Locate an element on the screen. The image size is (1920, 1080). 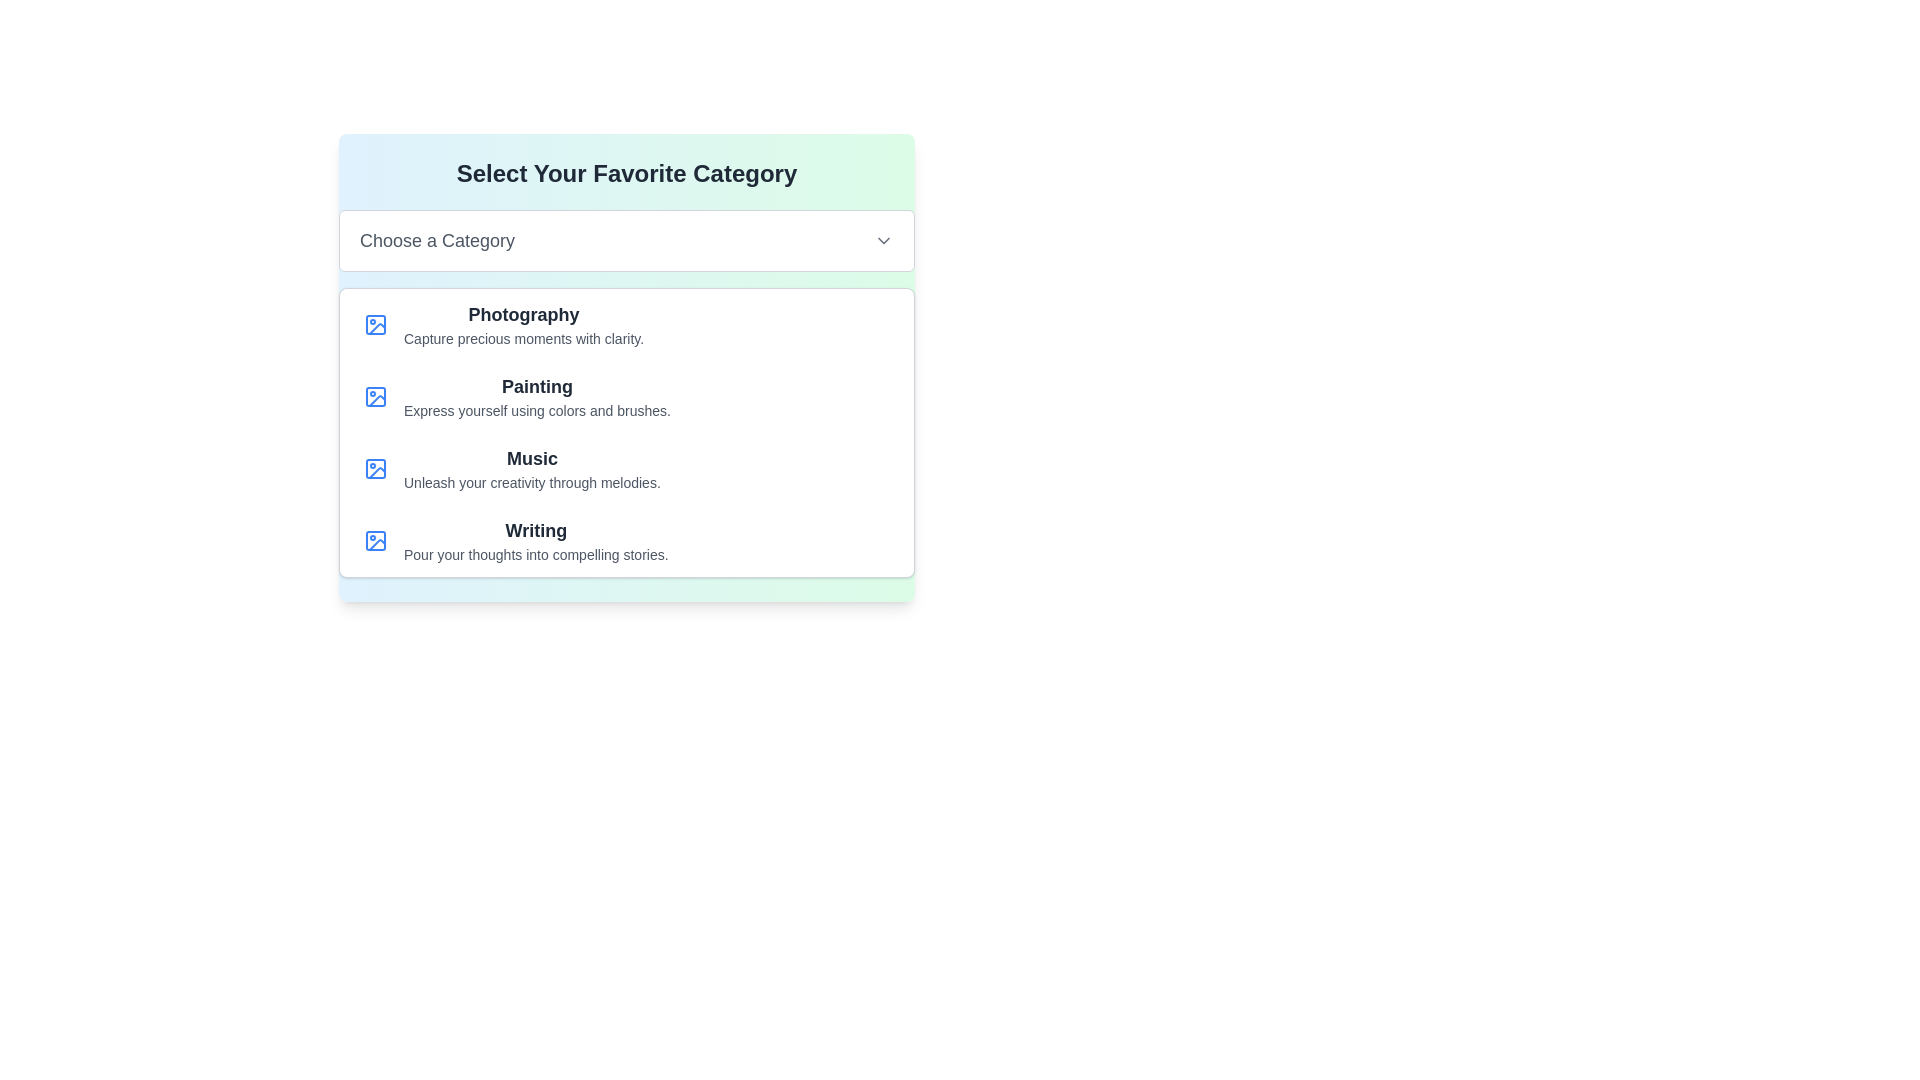
the downward-facing chevron icon in the dropdown menu is located at coordinates (882, 239).